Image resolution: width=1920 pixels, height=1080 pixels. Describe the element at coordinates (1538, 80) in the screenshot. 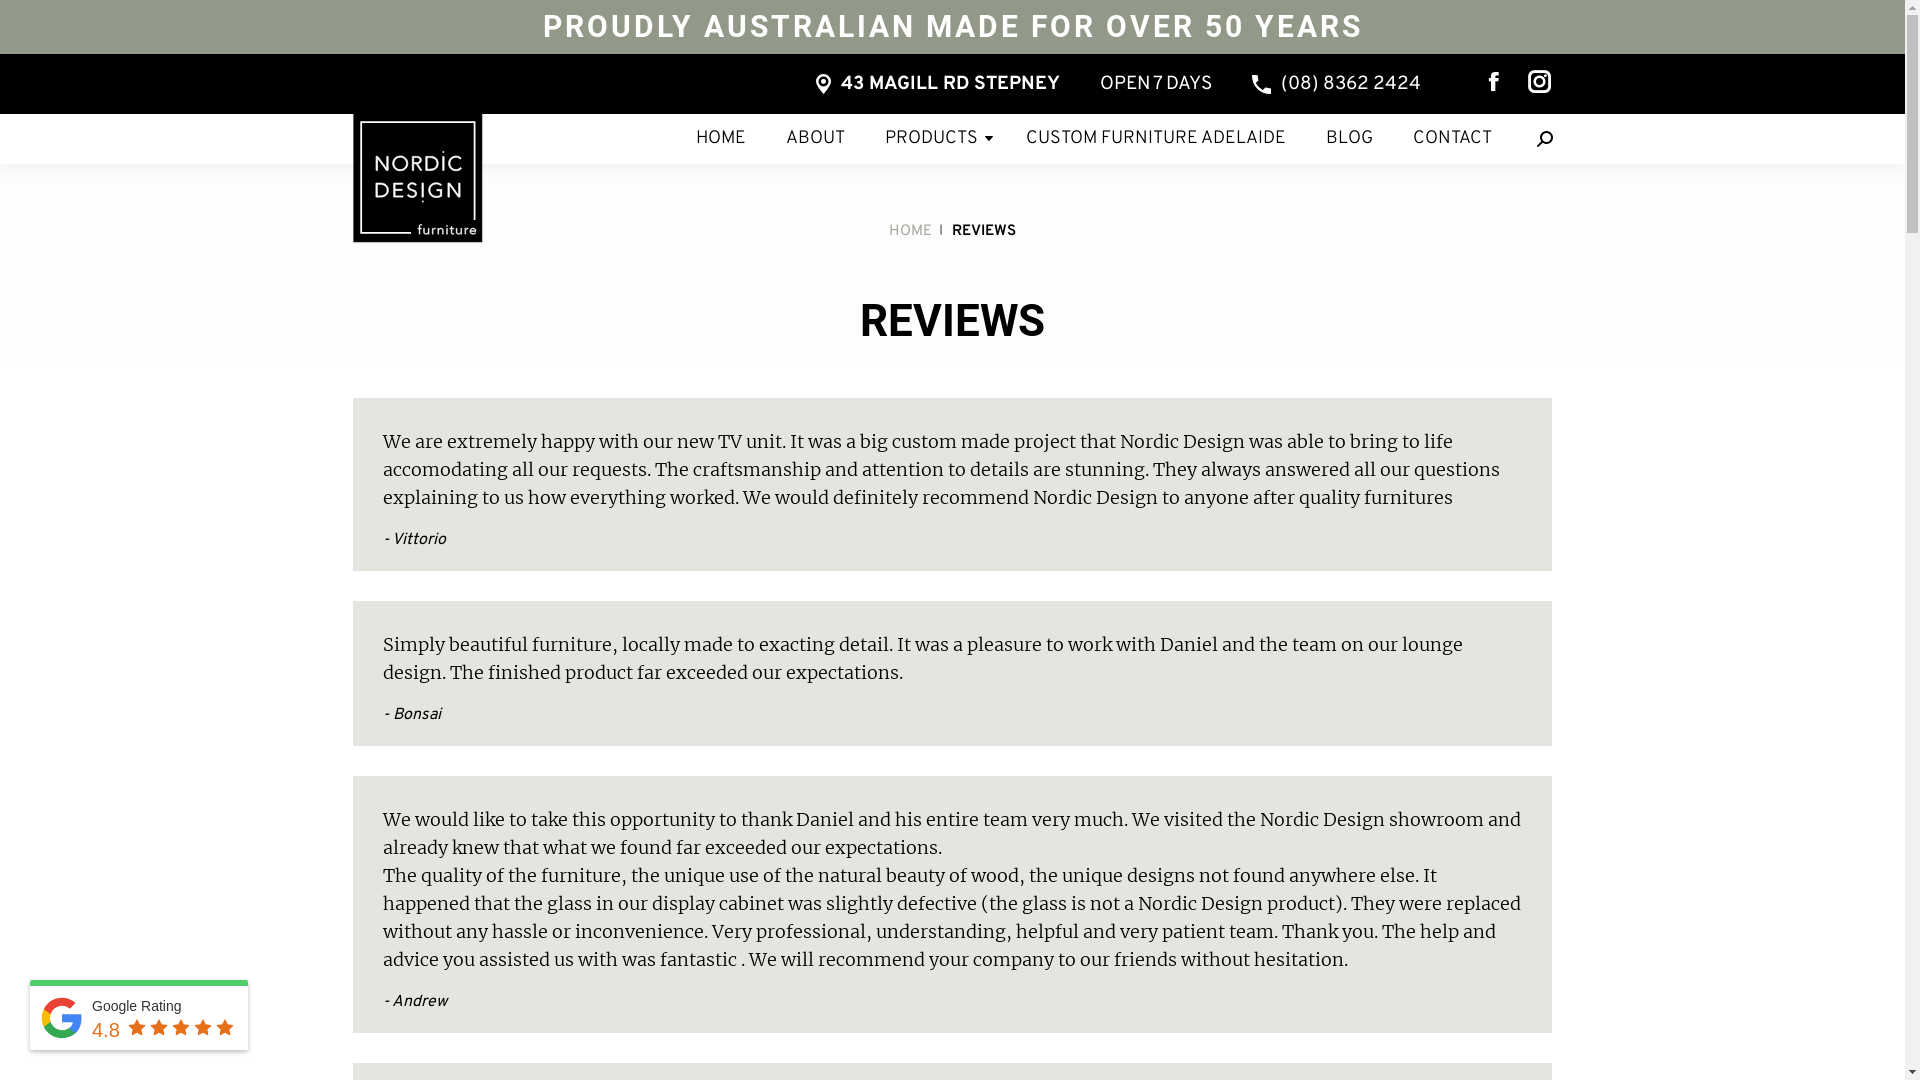

I see `'Instagram page opens in new window'` at that location.